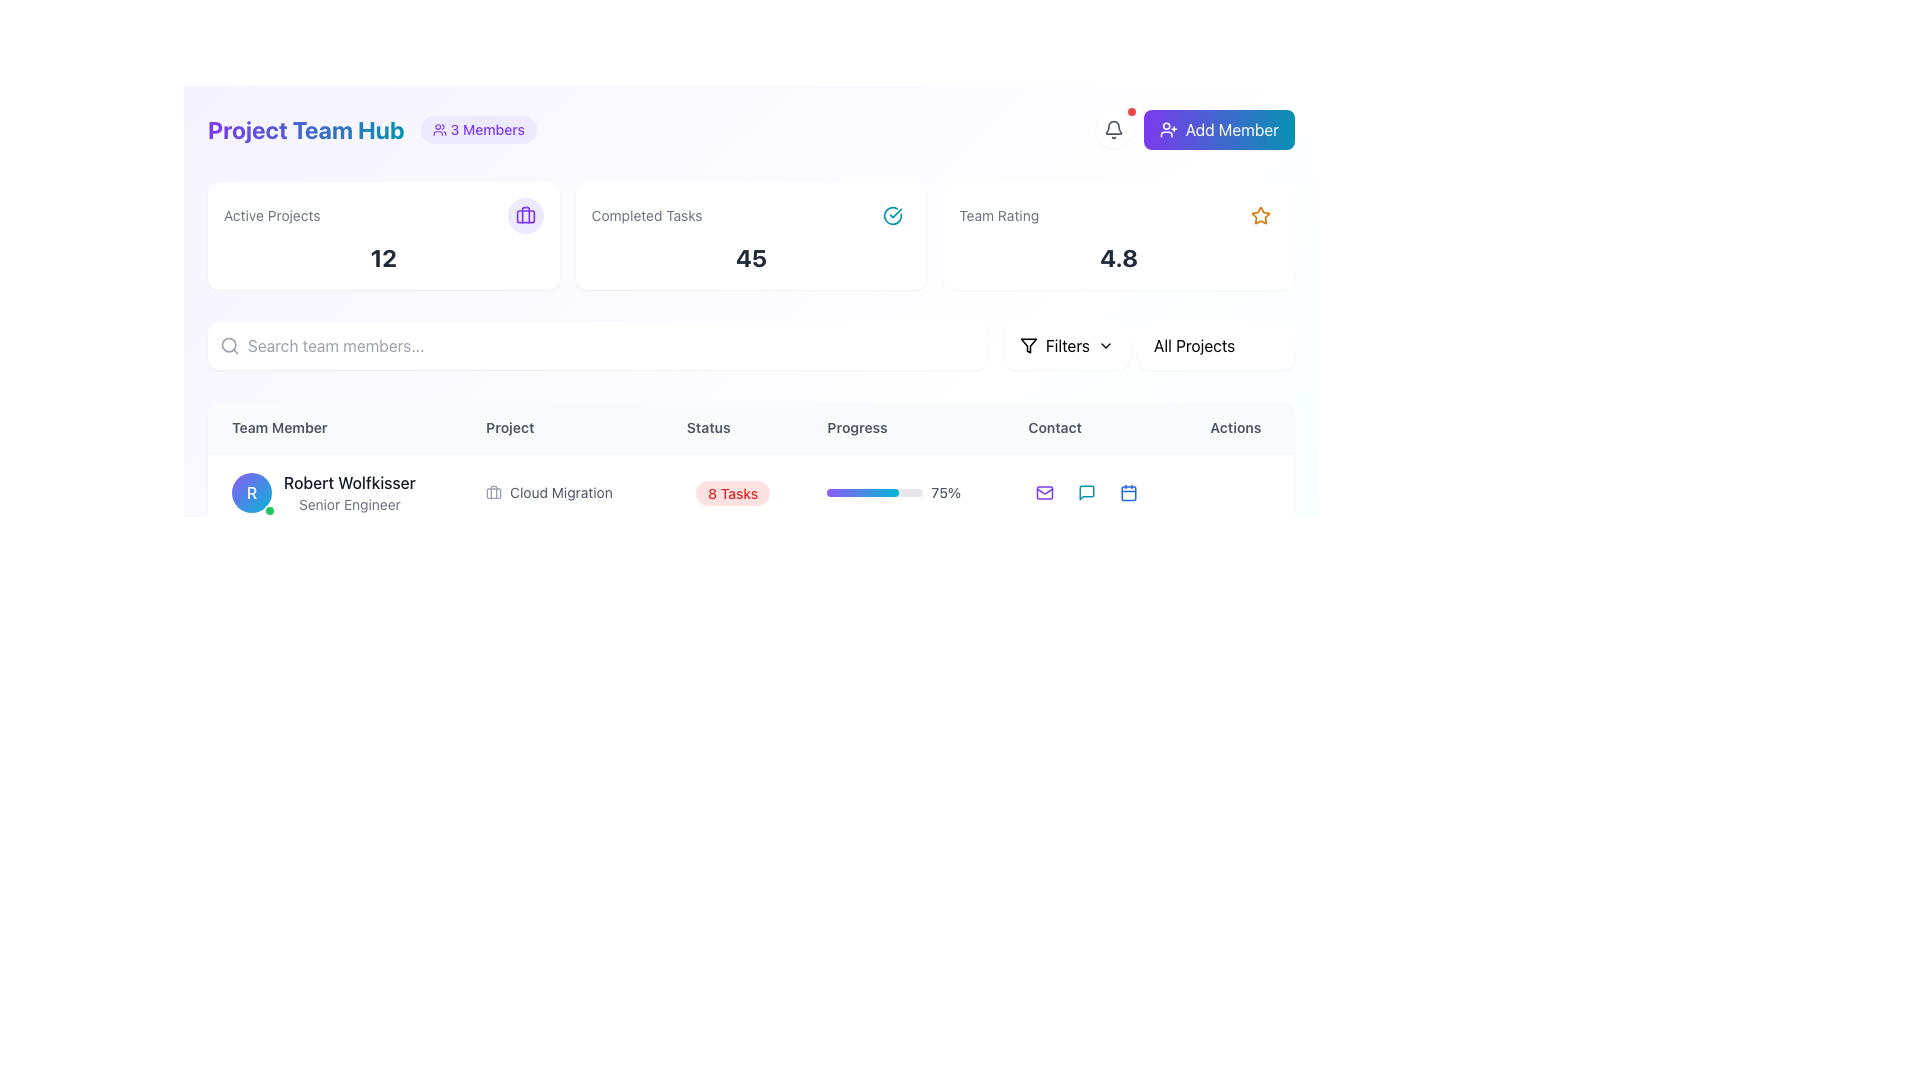 Image resolution: width=1920 pixels, height=1080 pixels. What do you see at coordinates (1028, 345) in the screenshot?
I see `the funnel icon located in the 'Filters' section, which is outlined and minimalistic in design, positioned to the left of the 'Filters' label` at bounding box center [1028, 345].